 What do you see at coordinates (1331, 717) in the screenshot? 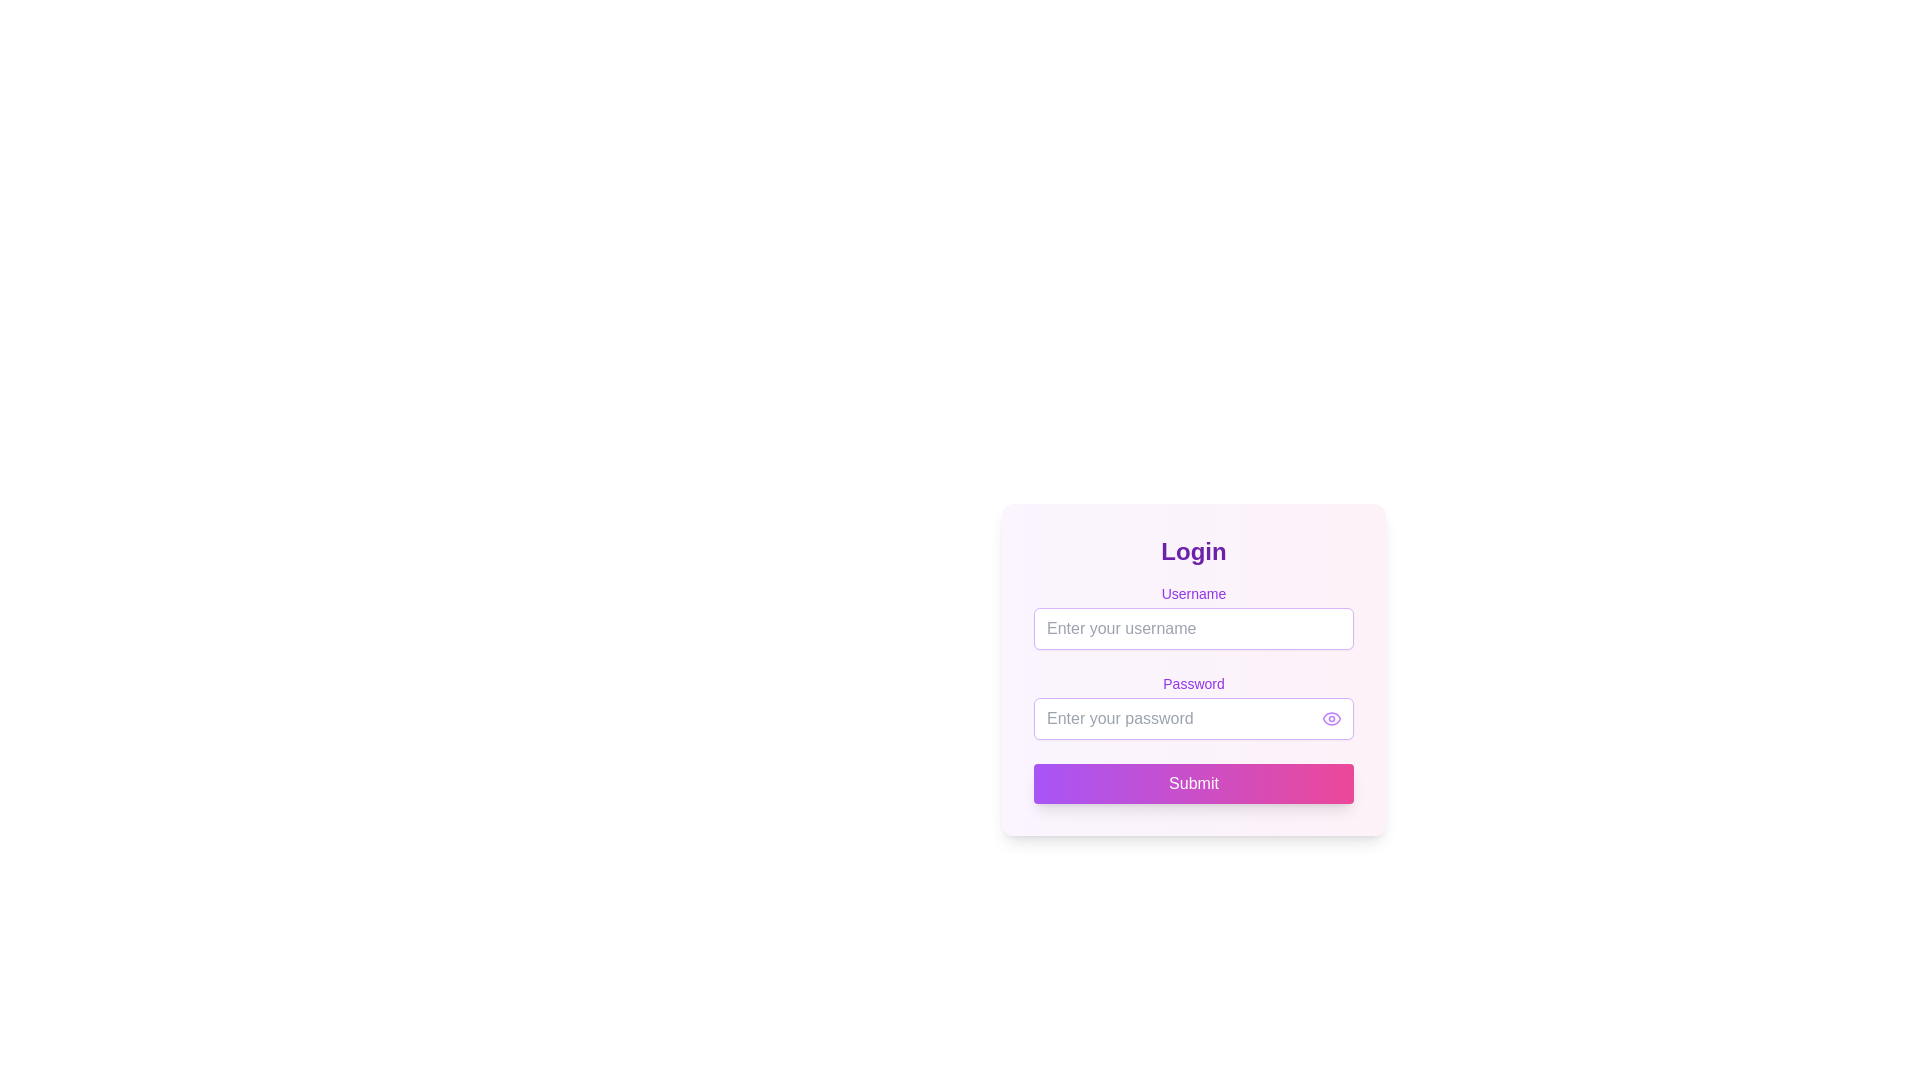
I see `the purple eye icon representing the visibility toggle button located to the right of the password input field in the login form` at bounding box center [1331, 717].